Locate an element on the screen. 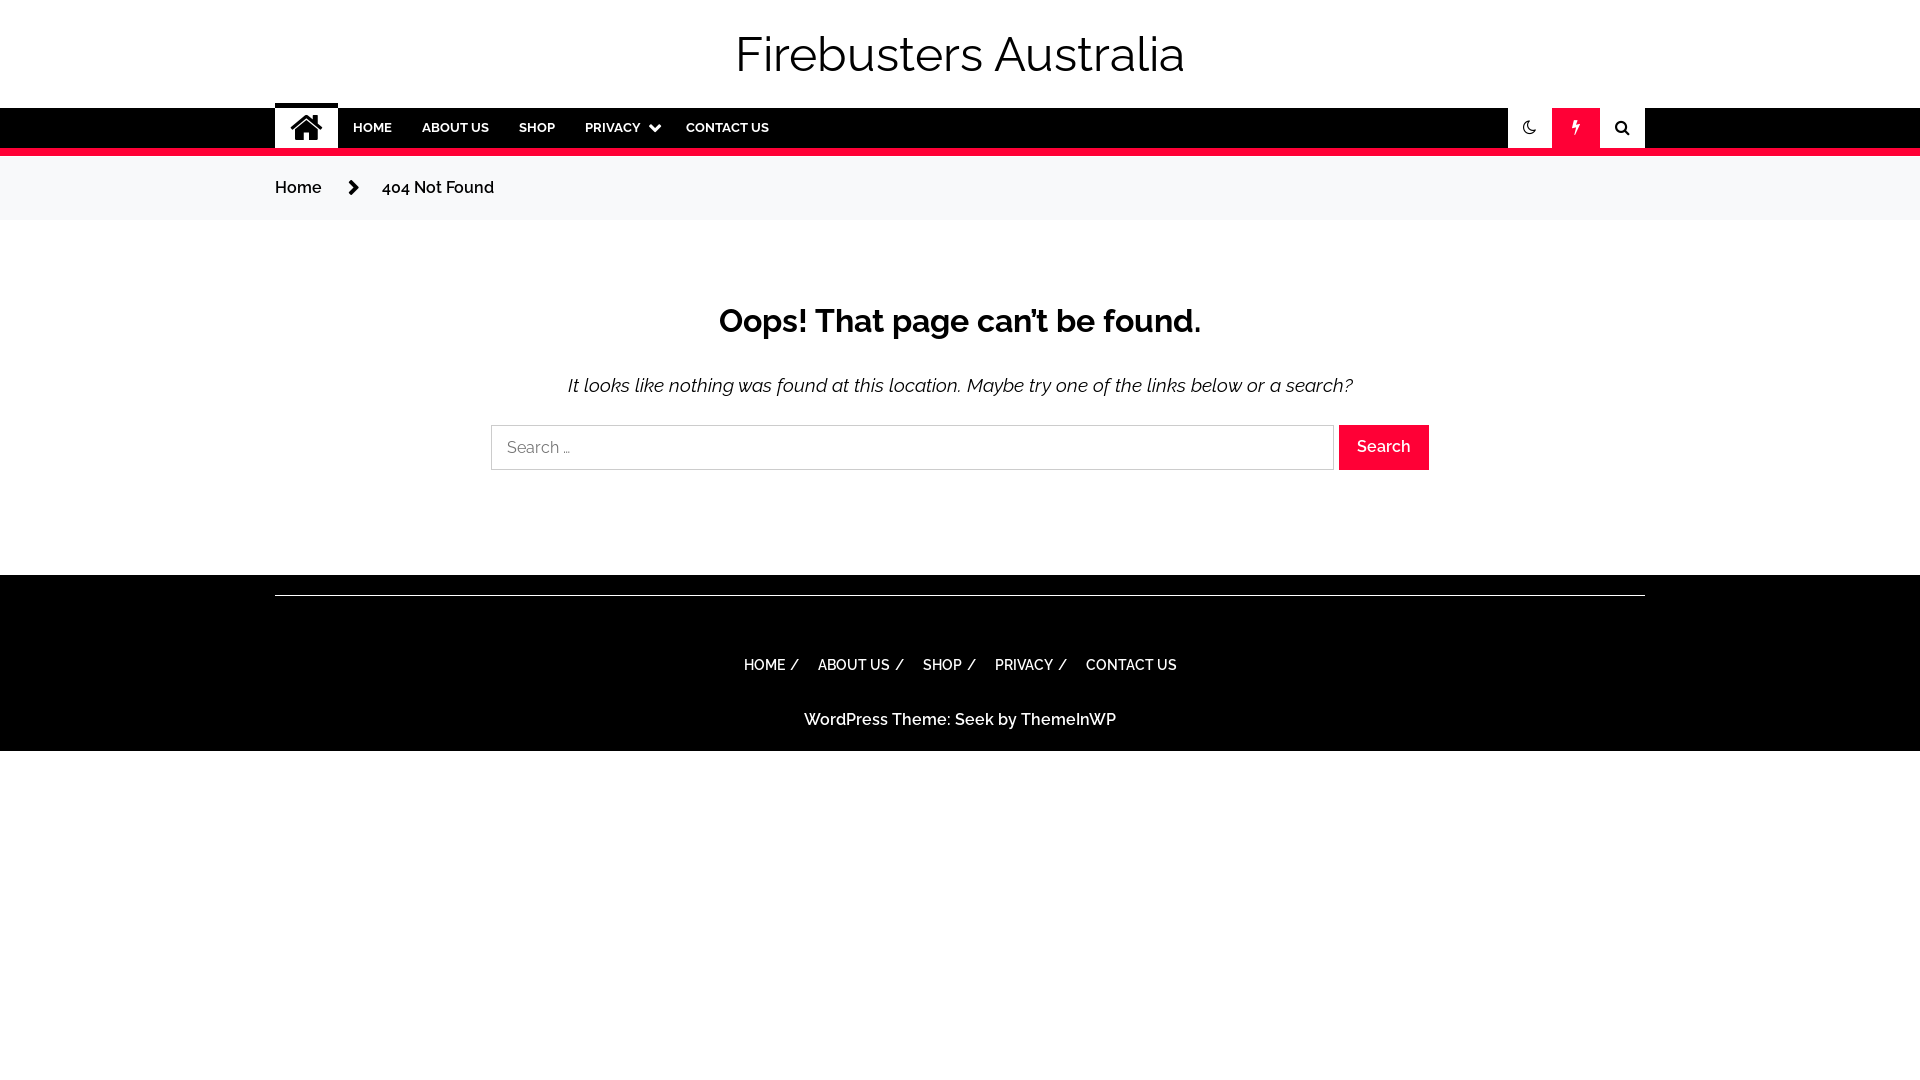  'ABOUT US' is located at coordinates (858, 664).